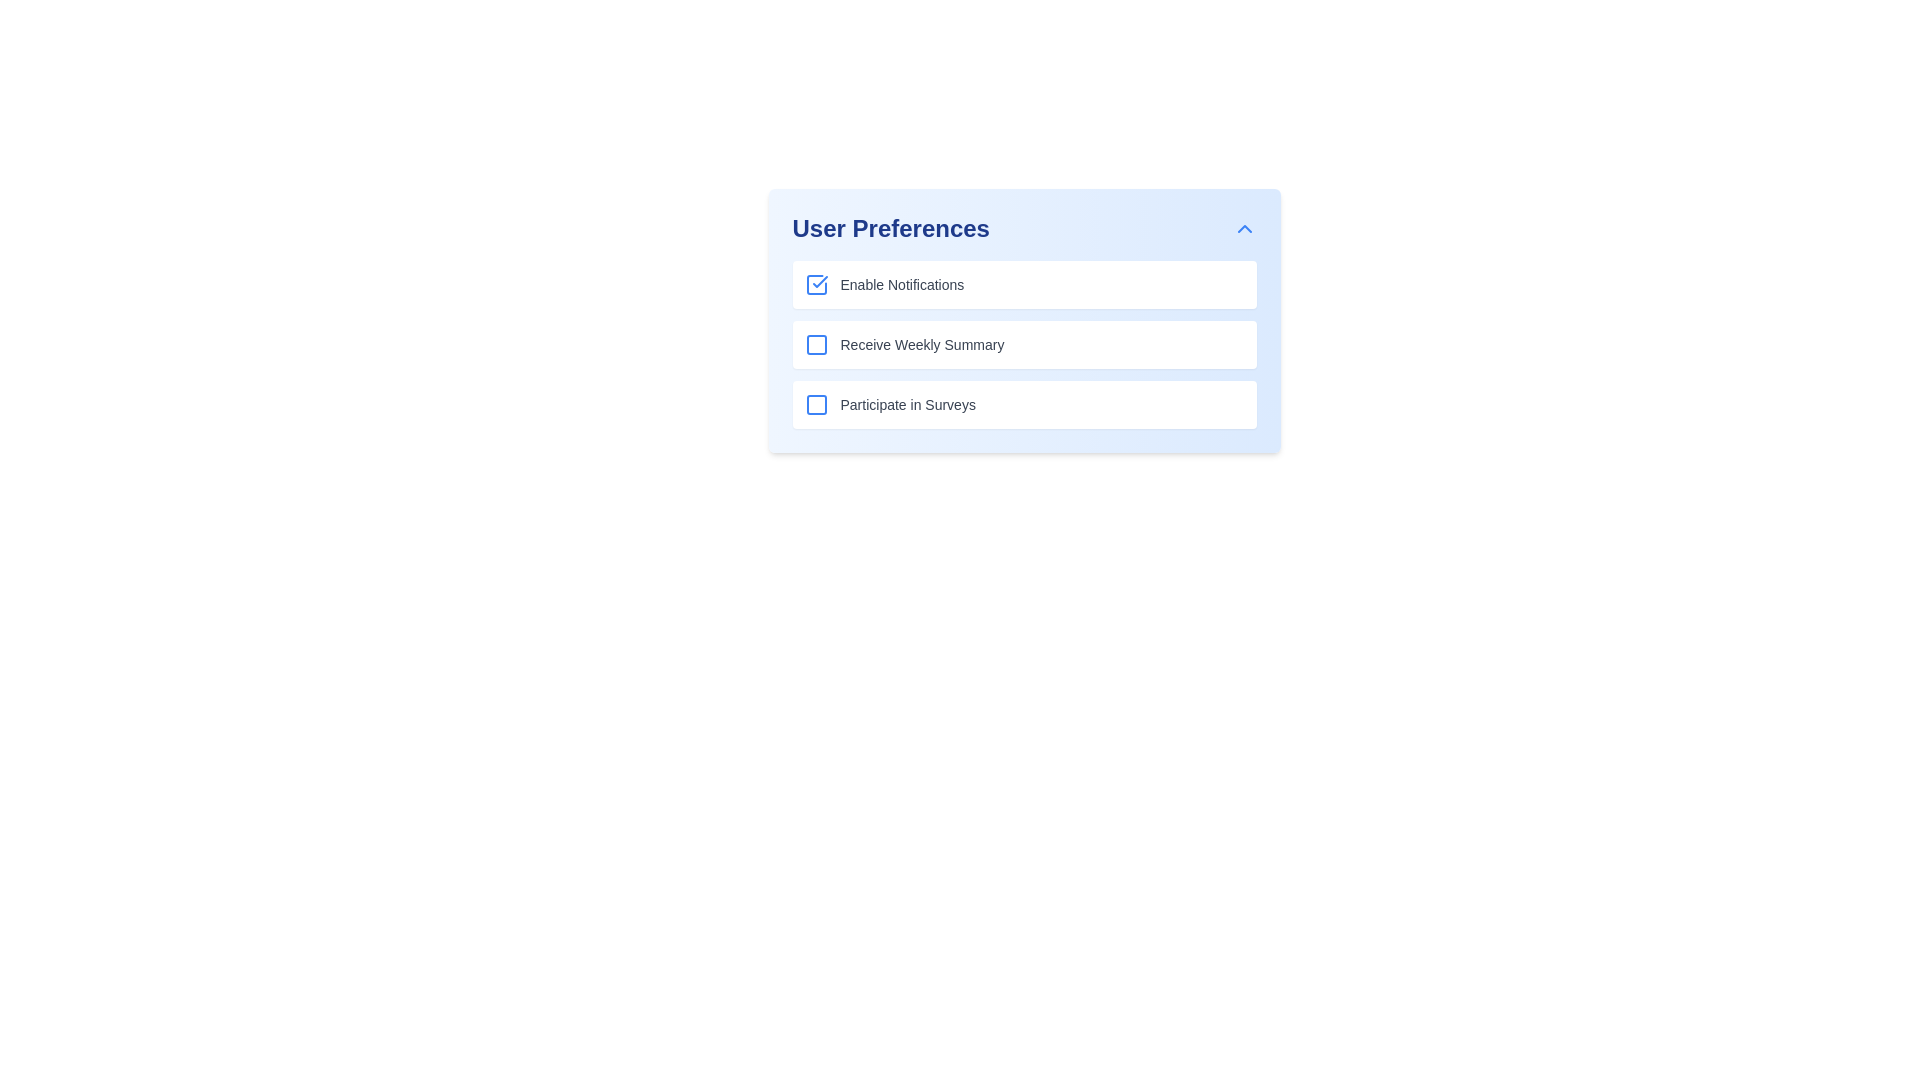 The image size is (1920, 1080). Describe the element at coordinates (890, 227) in the screenshot. I see `the 'User Preferences' text label displayed in a bold, large, blue font at the top of the panel` at that location.